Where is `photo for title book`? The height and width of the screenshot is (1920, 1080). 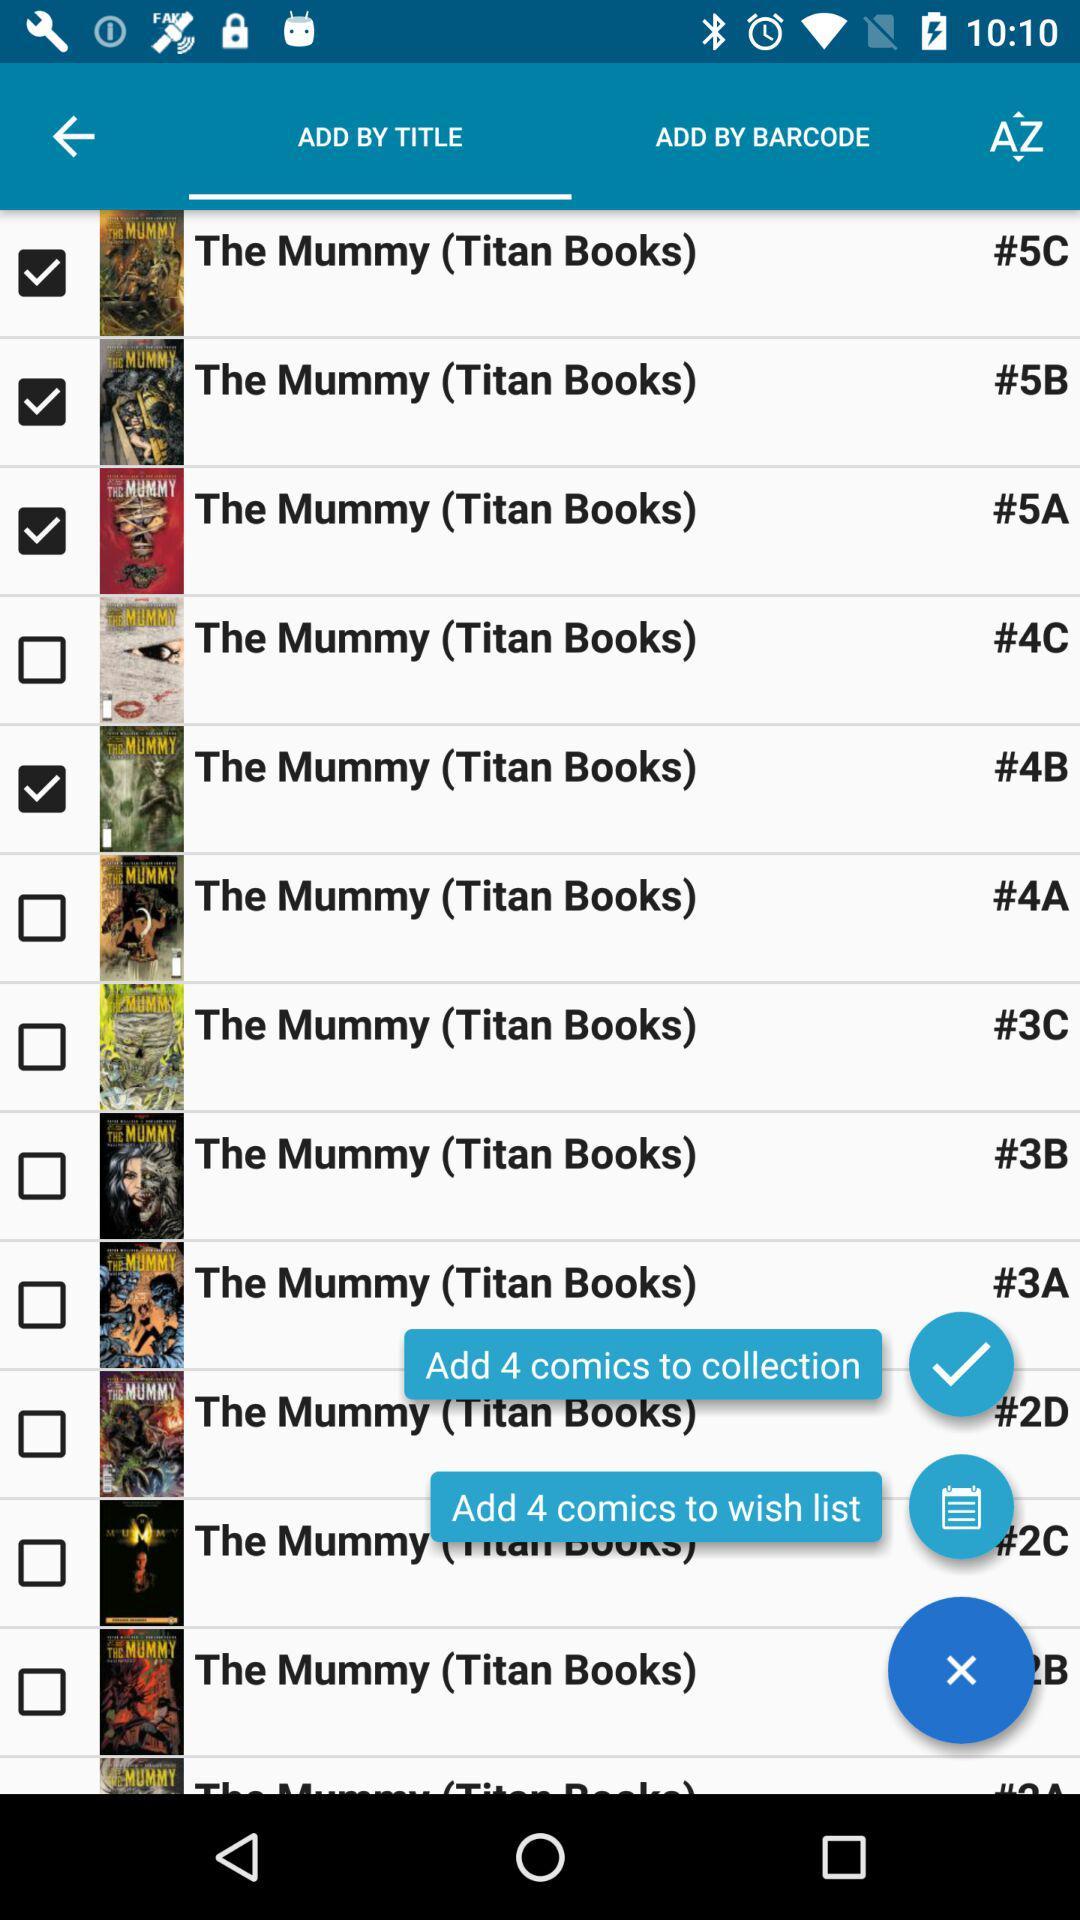 photo for title book is located at coordinates (140, 1433).